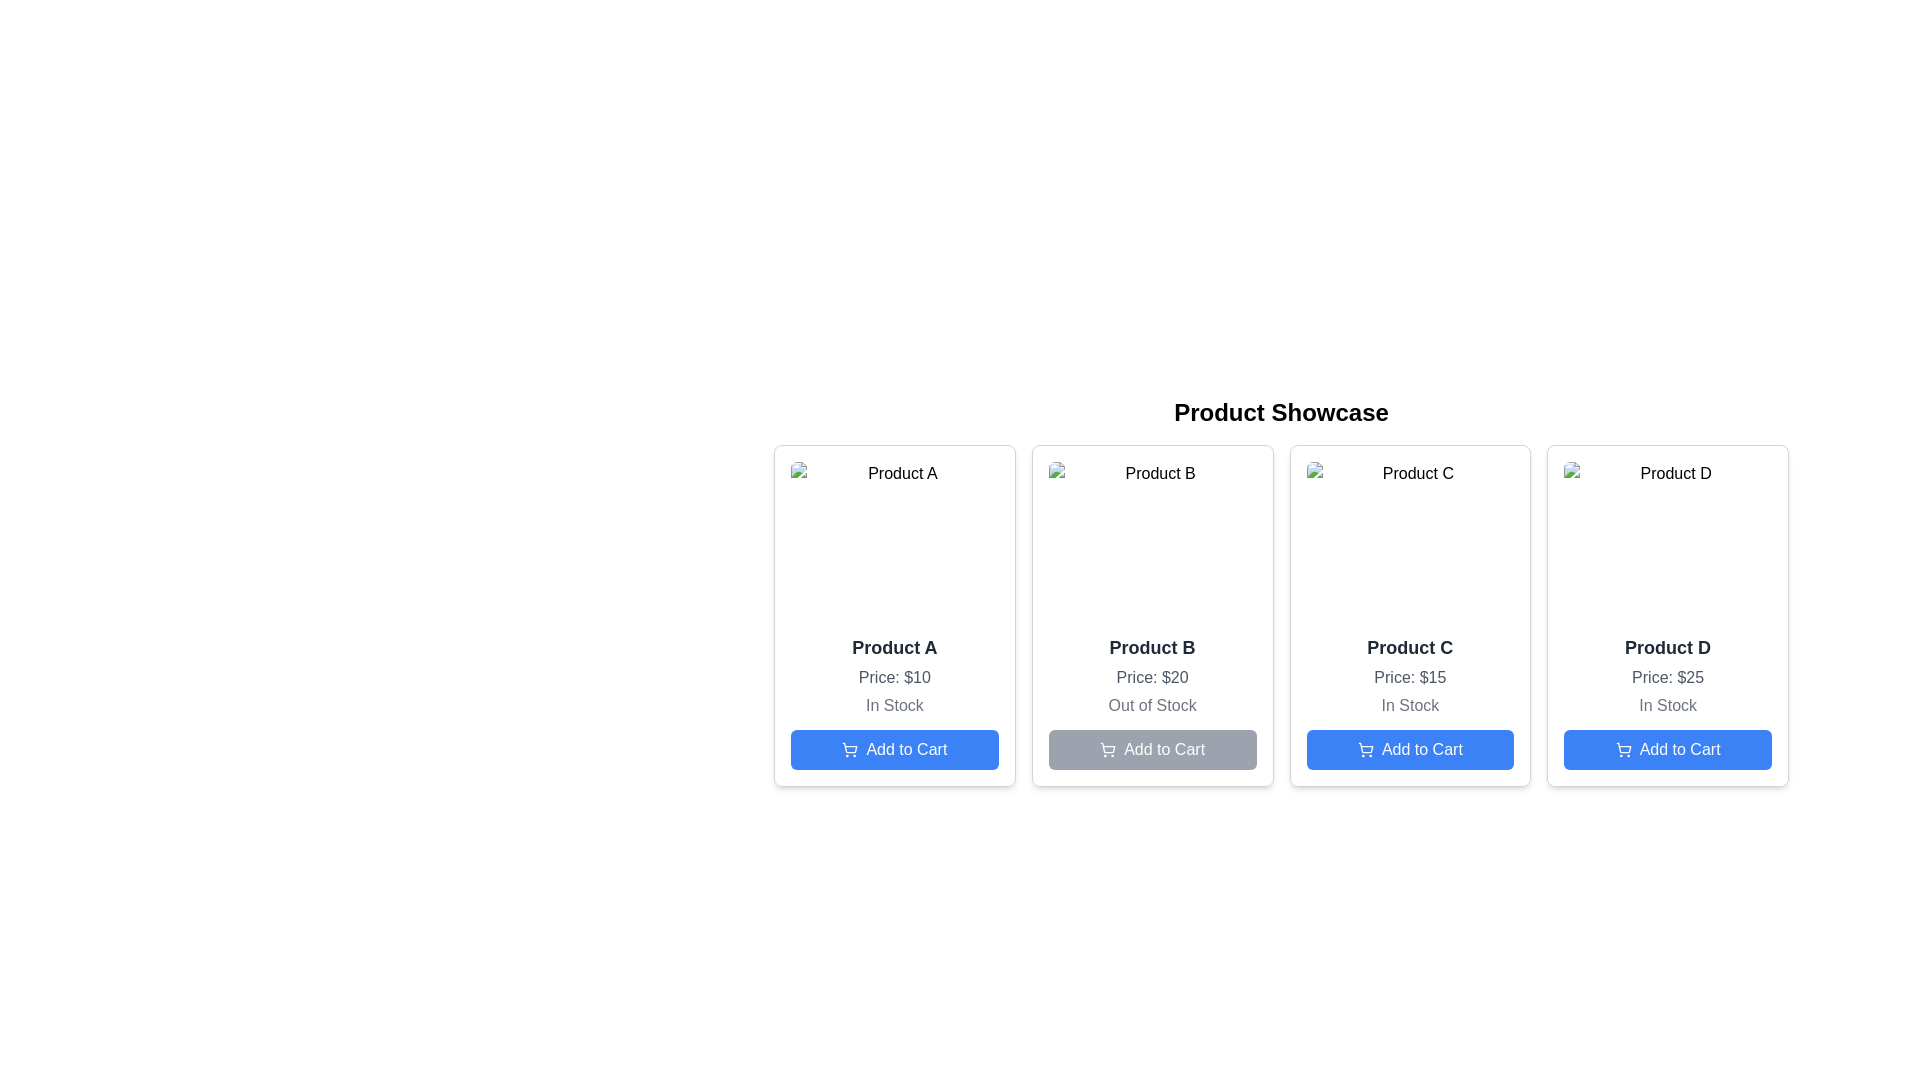 Image resolution: width=1920 pixels, height=1080 pixels. I want to click on the text label component identifying 'Product C', located at the top-left of the third product card in a horizontally aligned series, above the price details, so click(1409, 648).